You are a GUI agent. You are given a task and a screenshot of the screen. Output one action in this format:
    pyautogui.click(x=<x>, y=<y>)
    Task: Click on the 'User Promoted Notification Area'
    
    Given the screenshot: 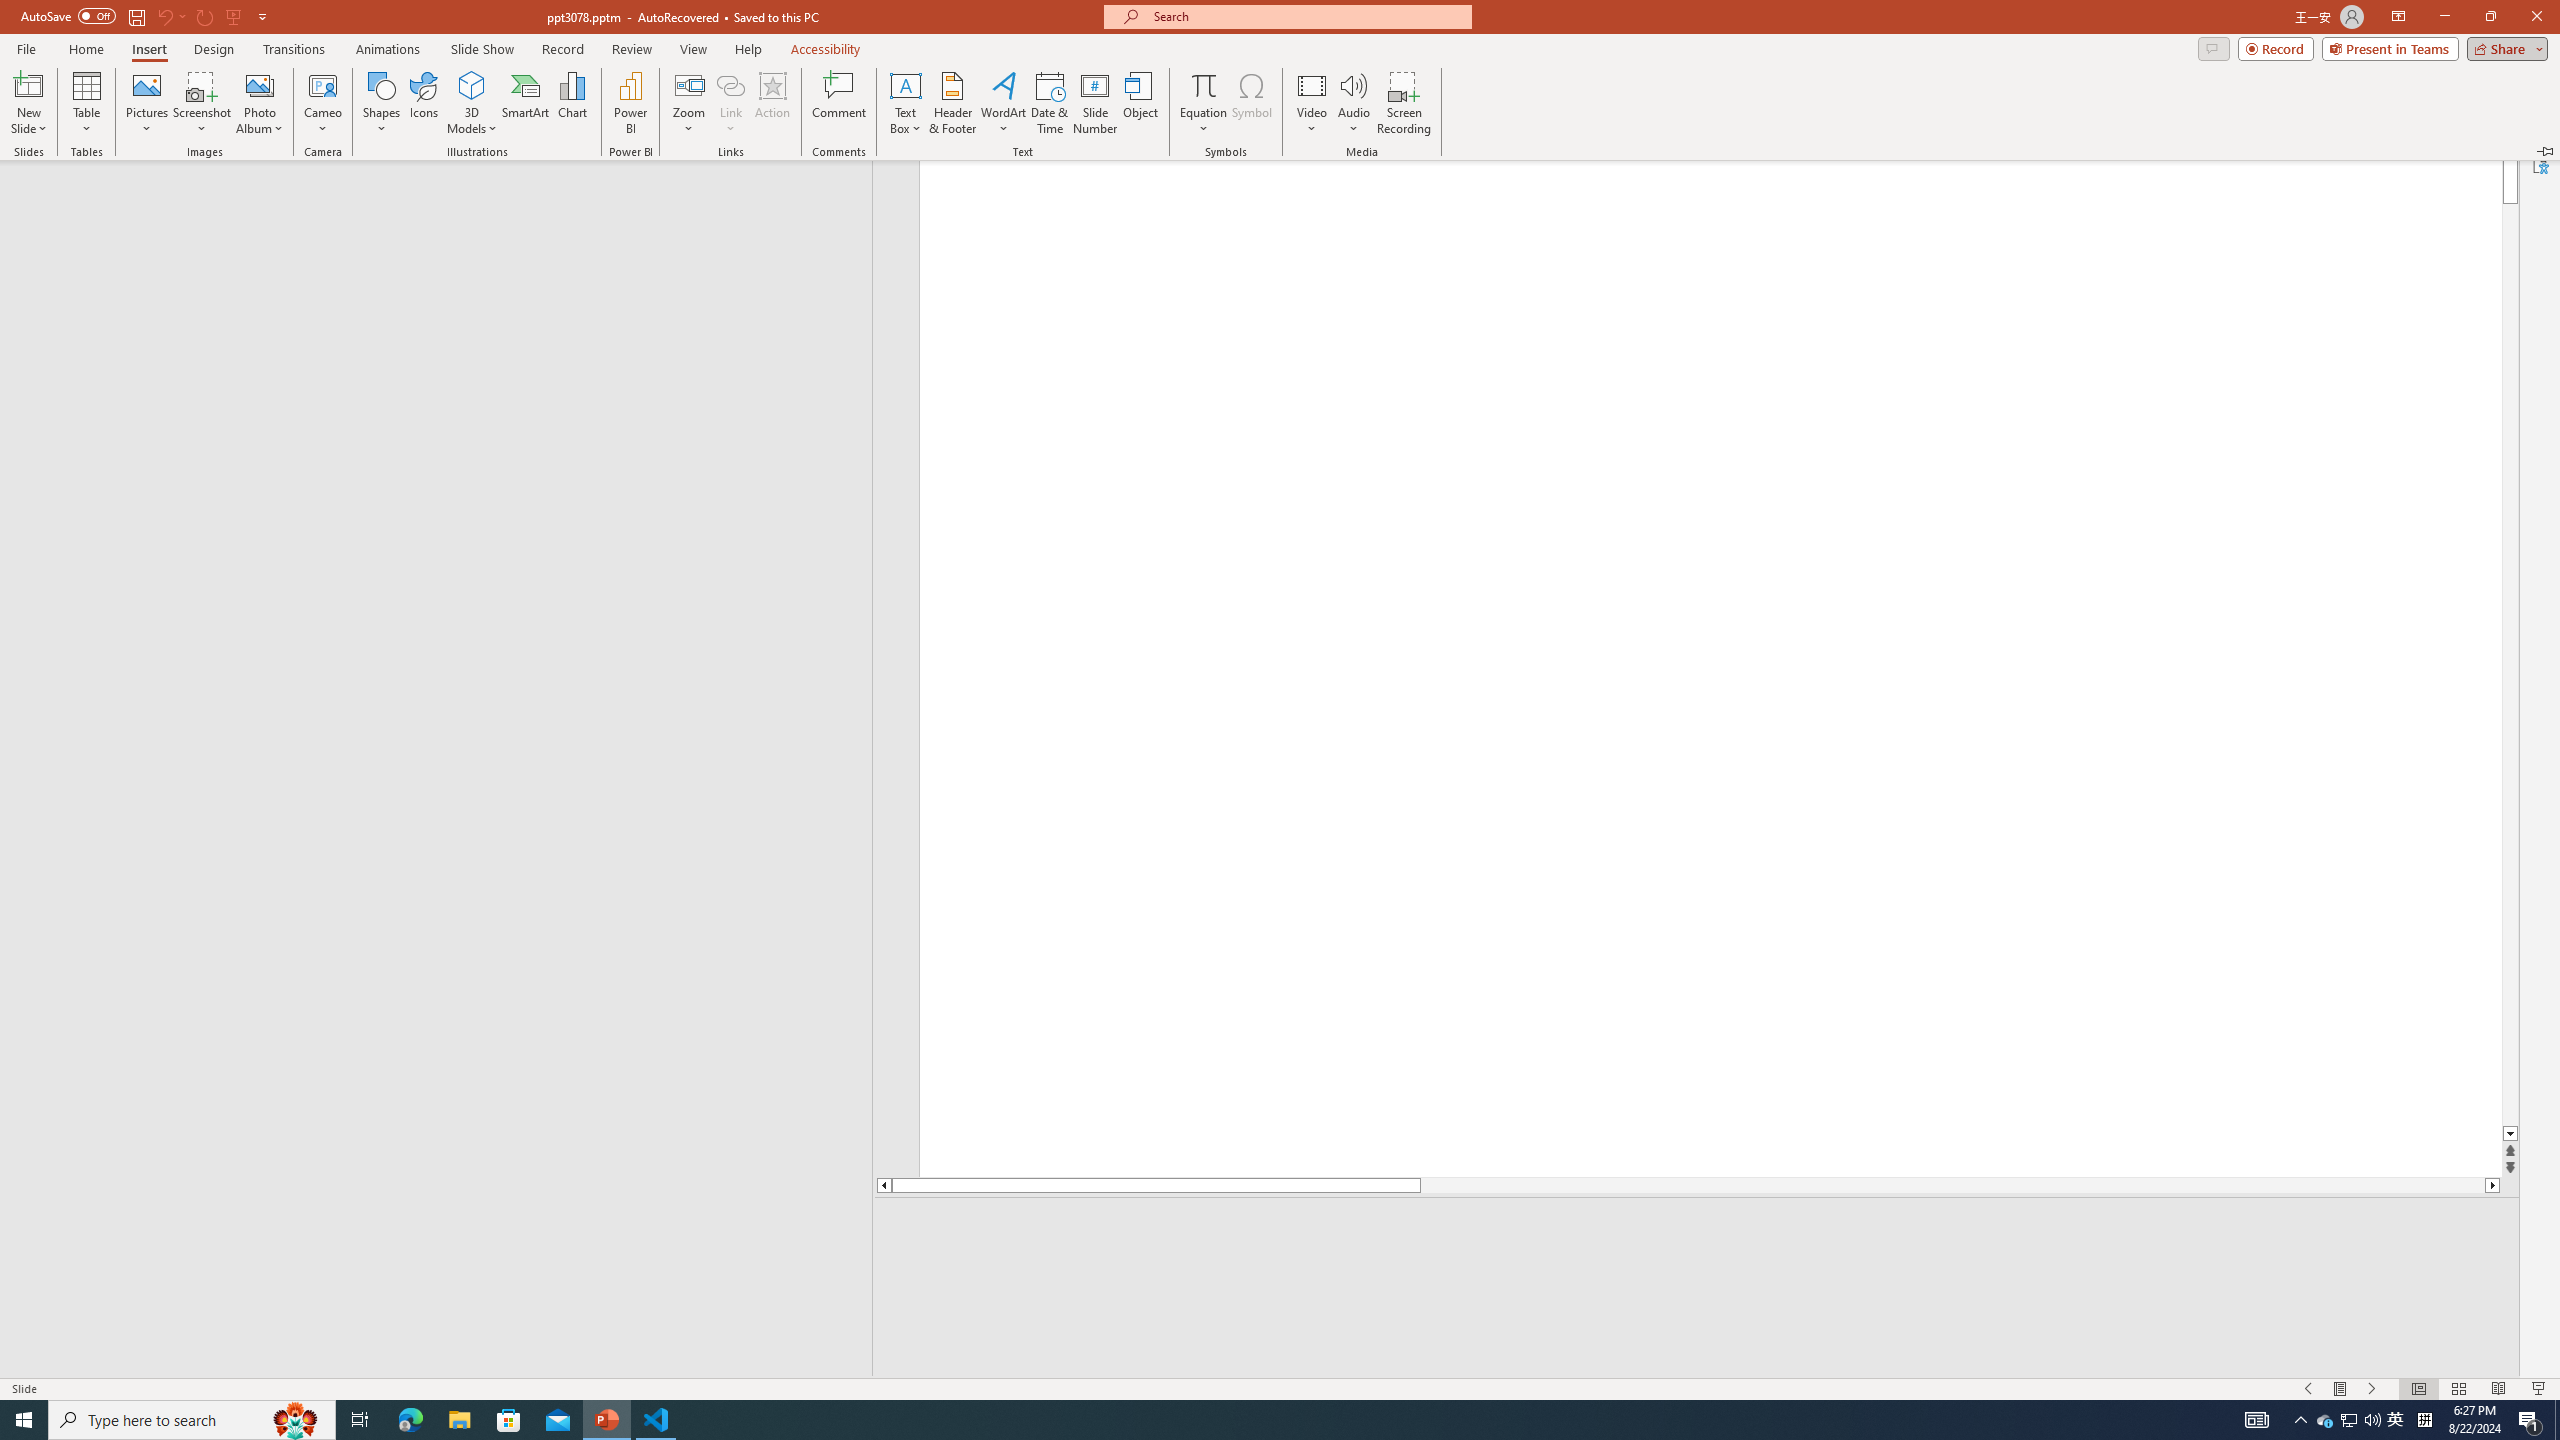 What is the action you would take?
    pyautogui.click(x=2349, y=1418)
    